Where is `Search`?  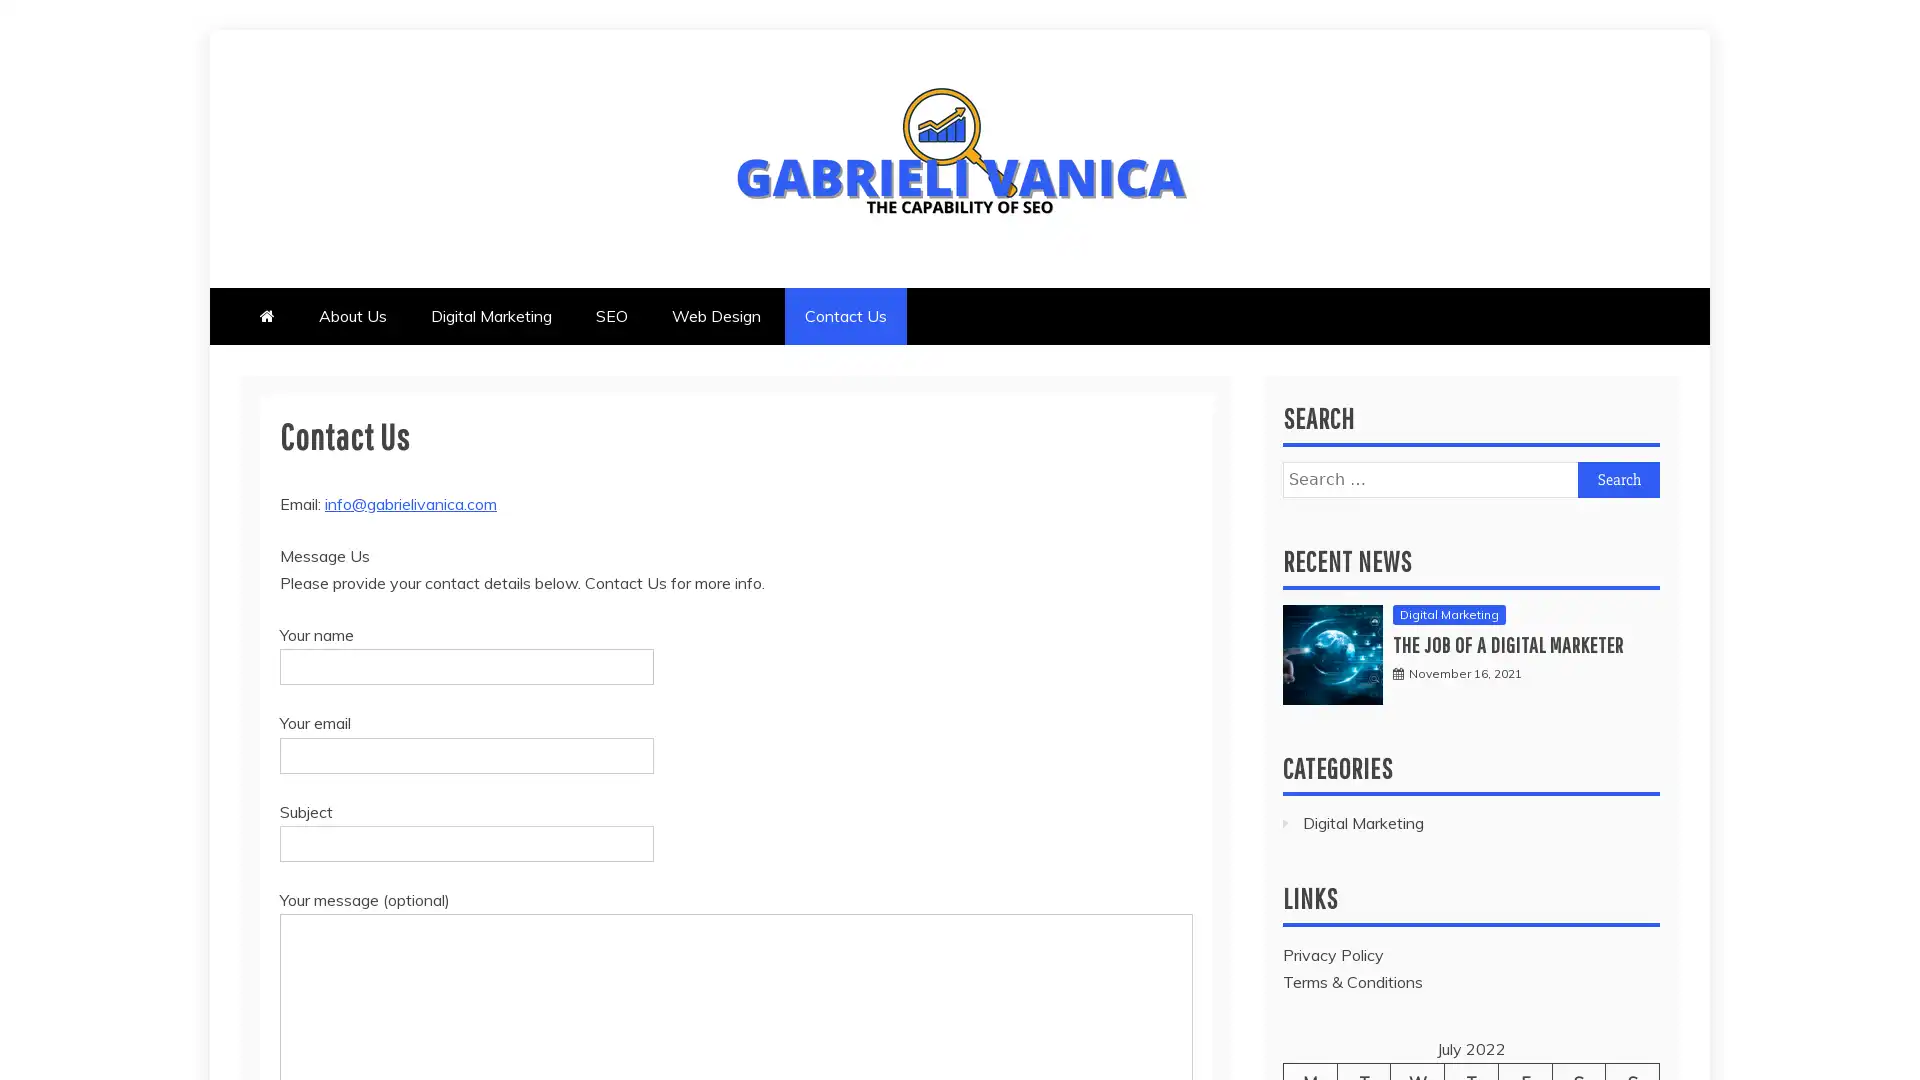
Search is located at coordinates (1618, 478).